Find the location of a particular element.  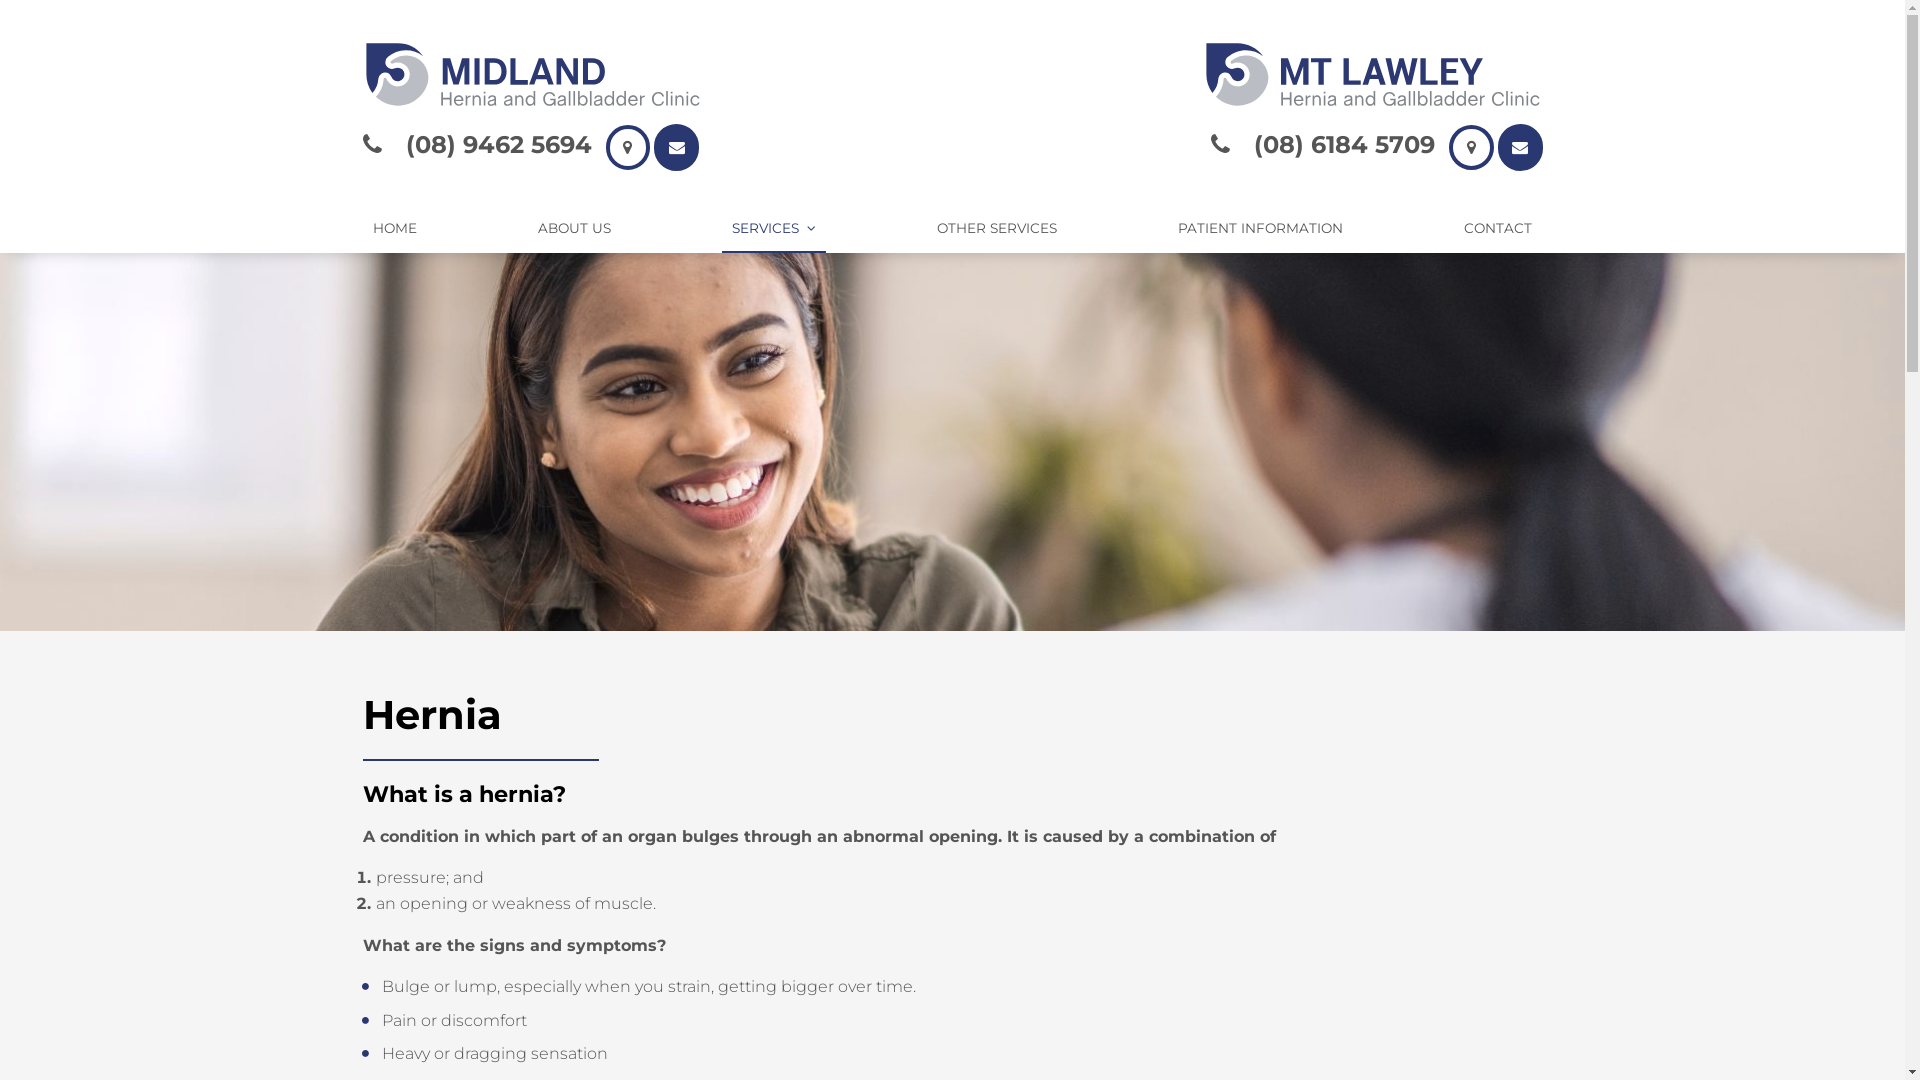

'ABOUT US' is located at coordinates (573, 229).